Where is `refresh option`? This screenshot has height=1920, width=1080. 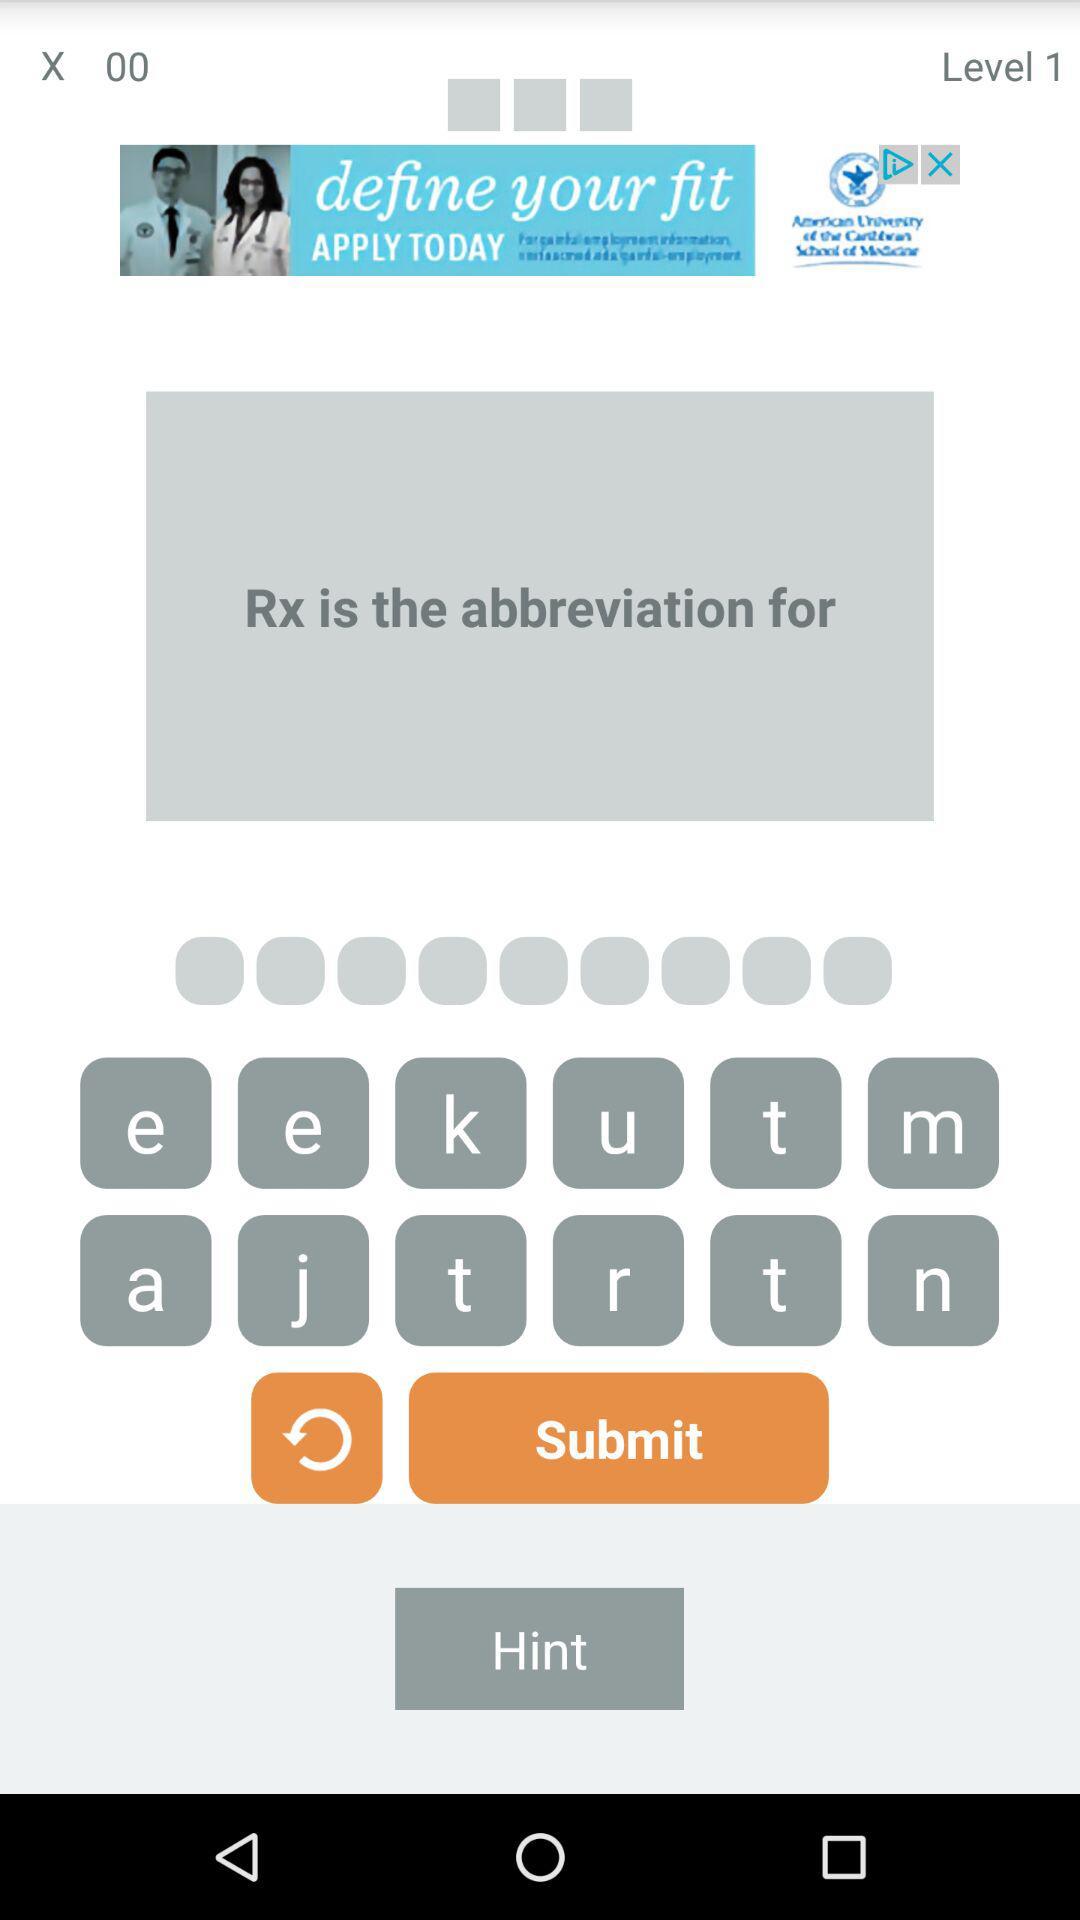 refresh option is located at coordinates (315, 1437).